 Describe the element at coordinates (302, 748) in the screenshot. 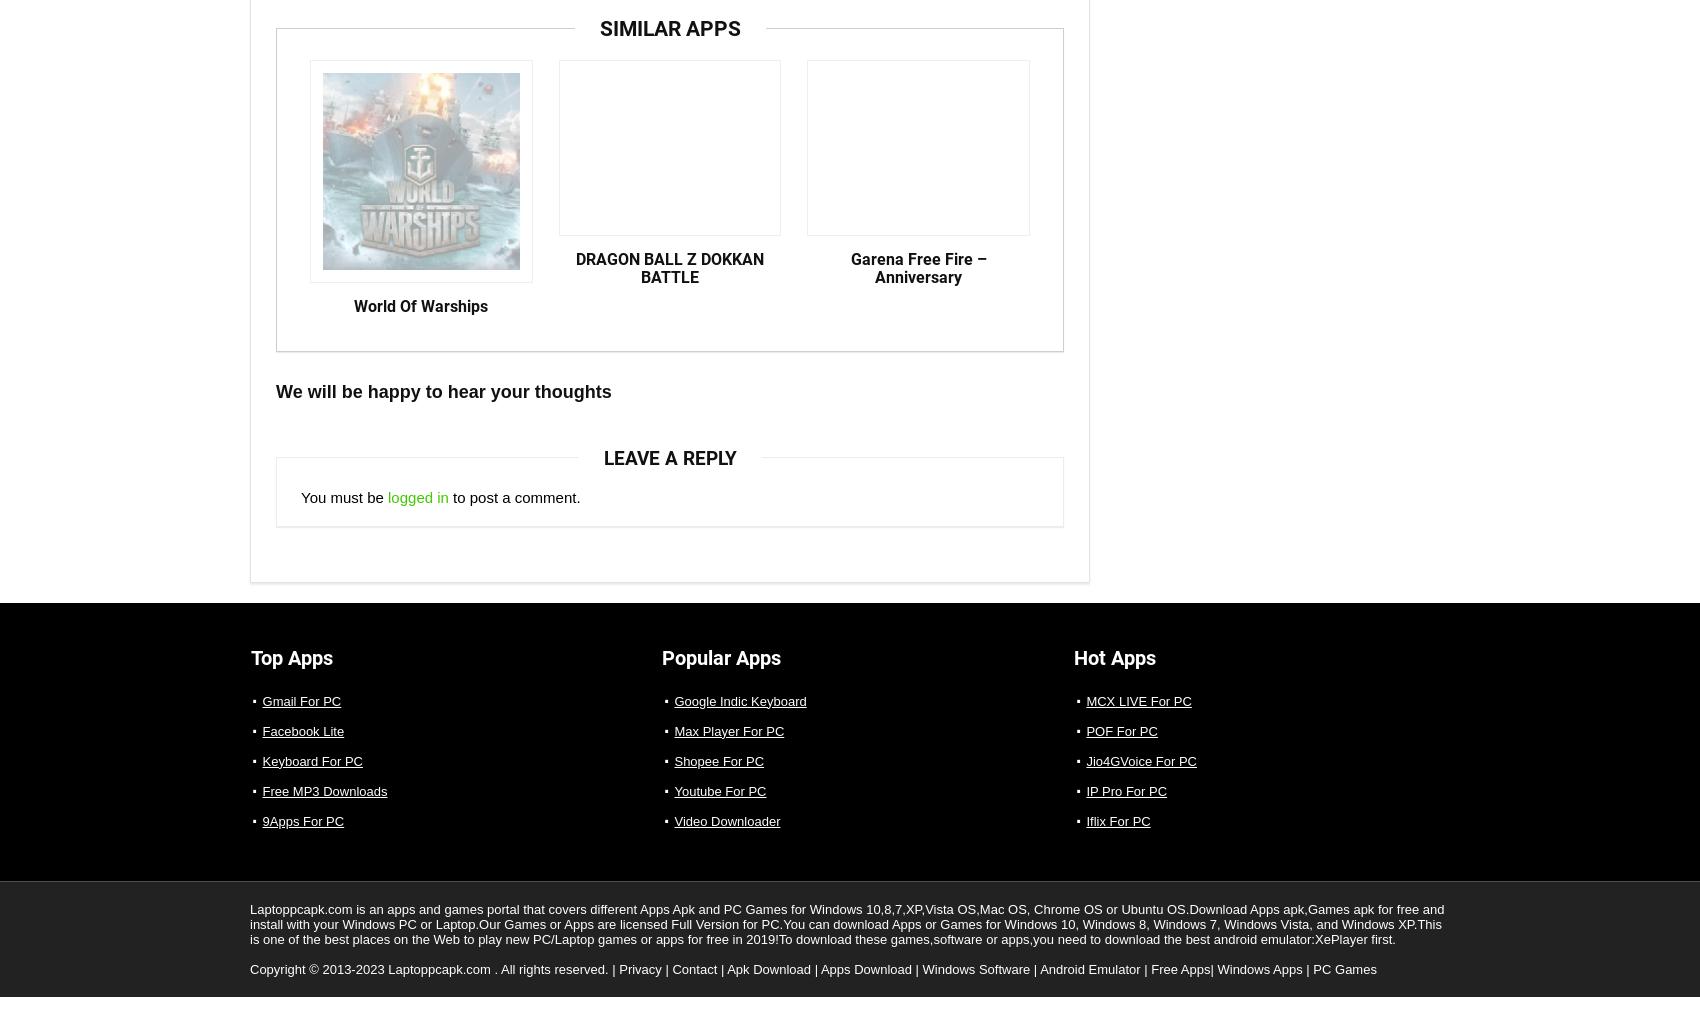

I see `'Facebook Lite'` at that location.